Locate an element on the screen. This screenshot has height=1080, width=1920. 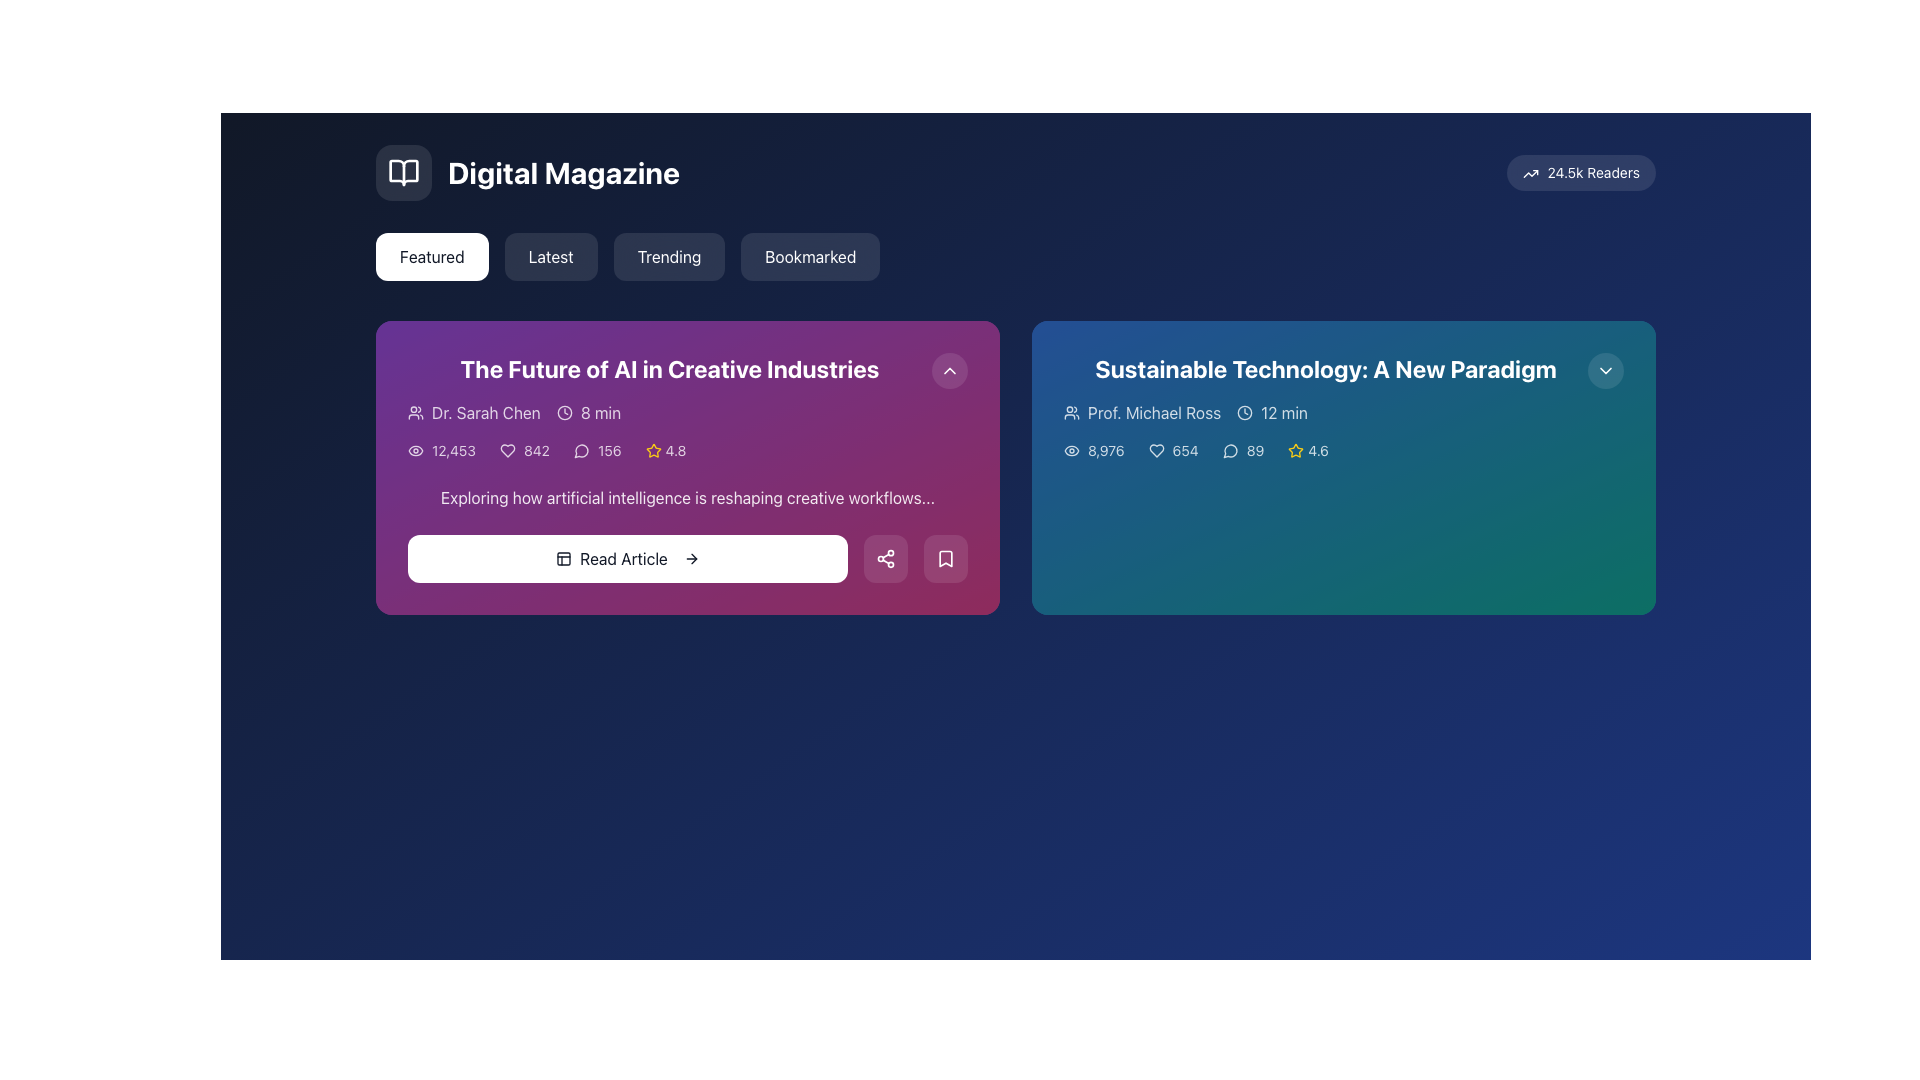
the Text Label with Icon that displays statistical information about the total readership of the 'Digital Magazine', located at the top-right section of the interface is located at coordinates (1580, 172).